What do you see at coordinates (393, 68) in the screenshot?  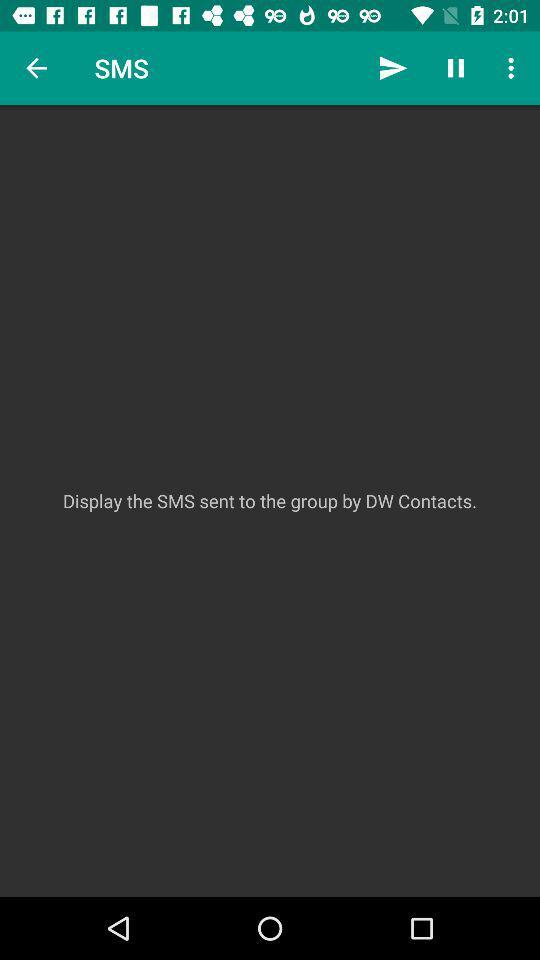 I see `icon above the display the sms icon` at bounding box center [393, 68].